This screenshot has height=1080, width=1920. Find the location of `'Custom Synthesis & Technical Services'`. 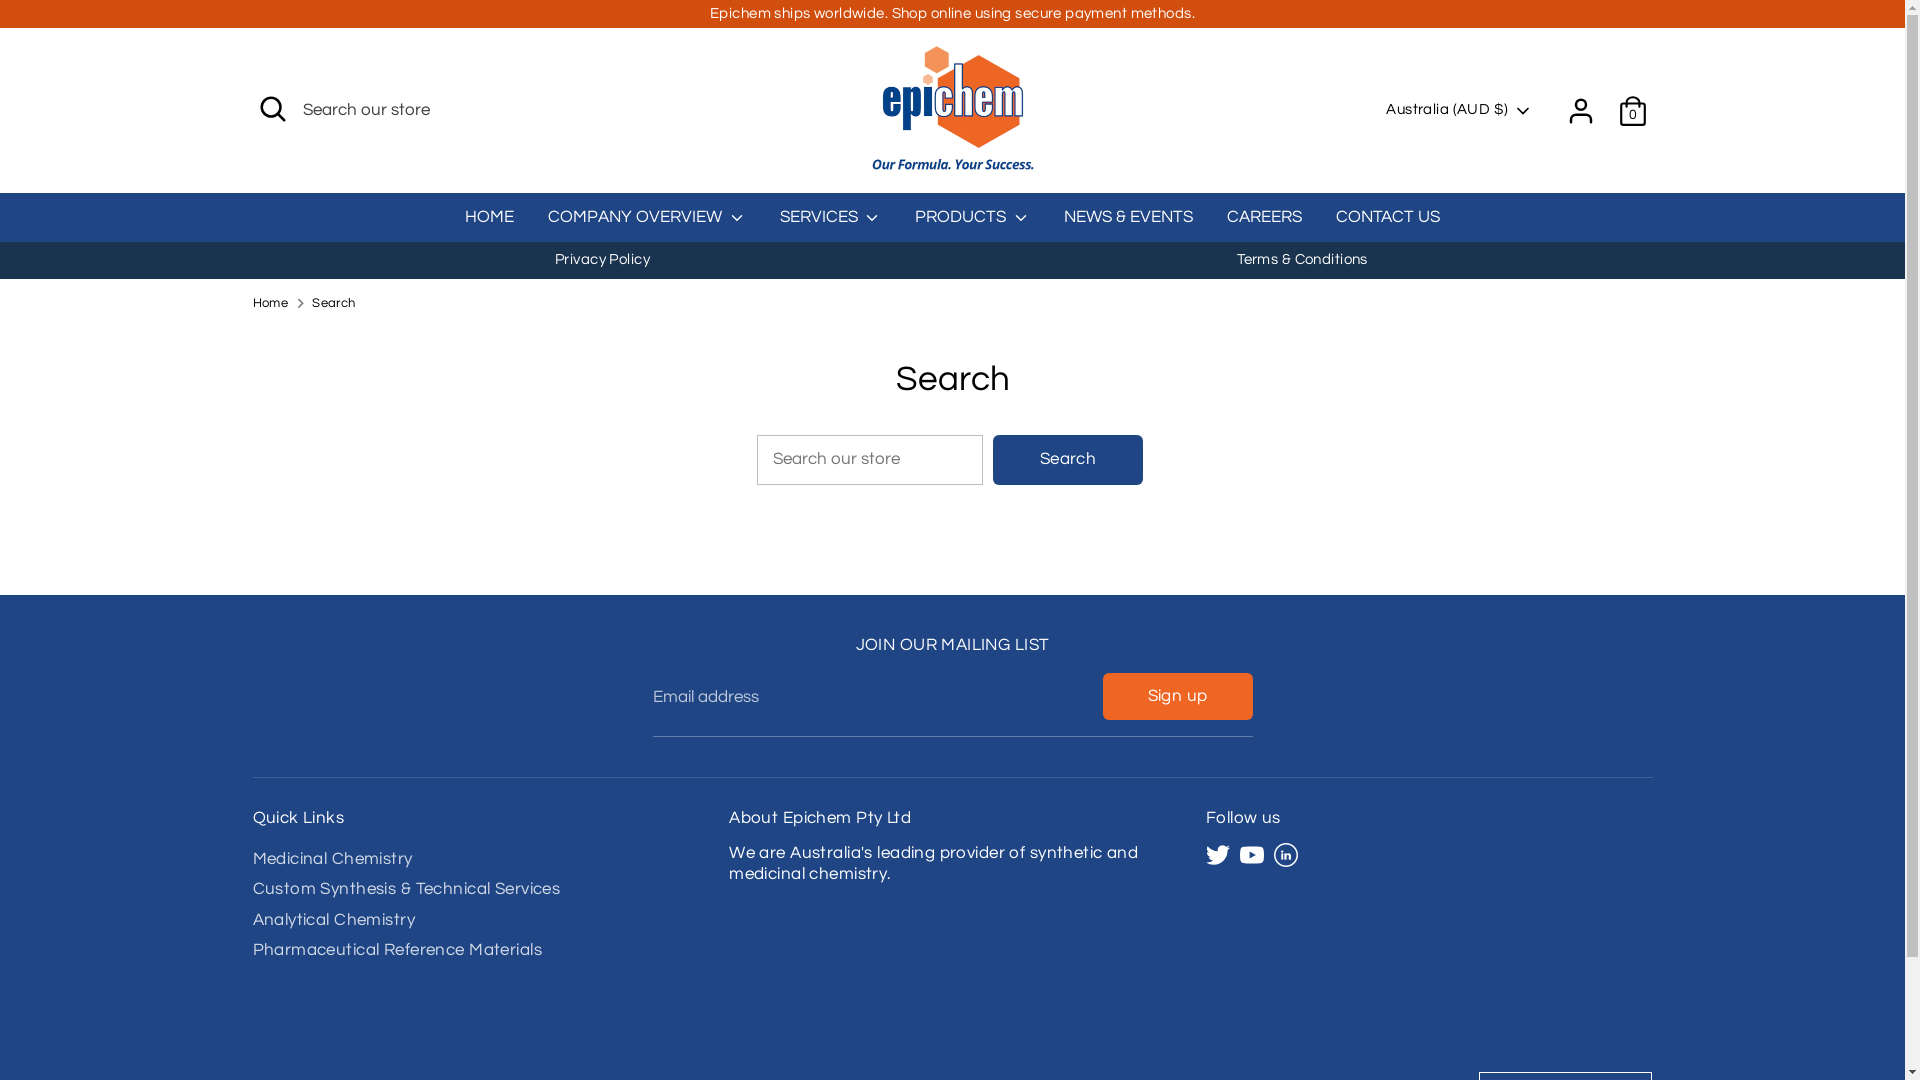

'Custom Synthesis & Technical Services' is located at coordinates (405, 887).